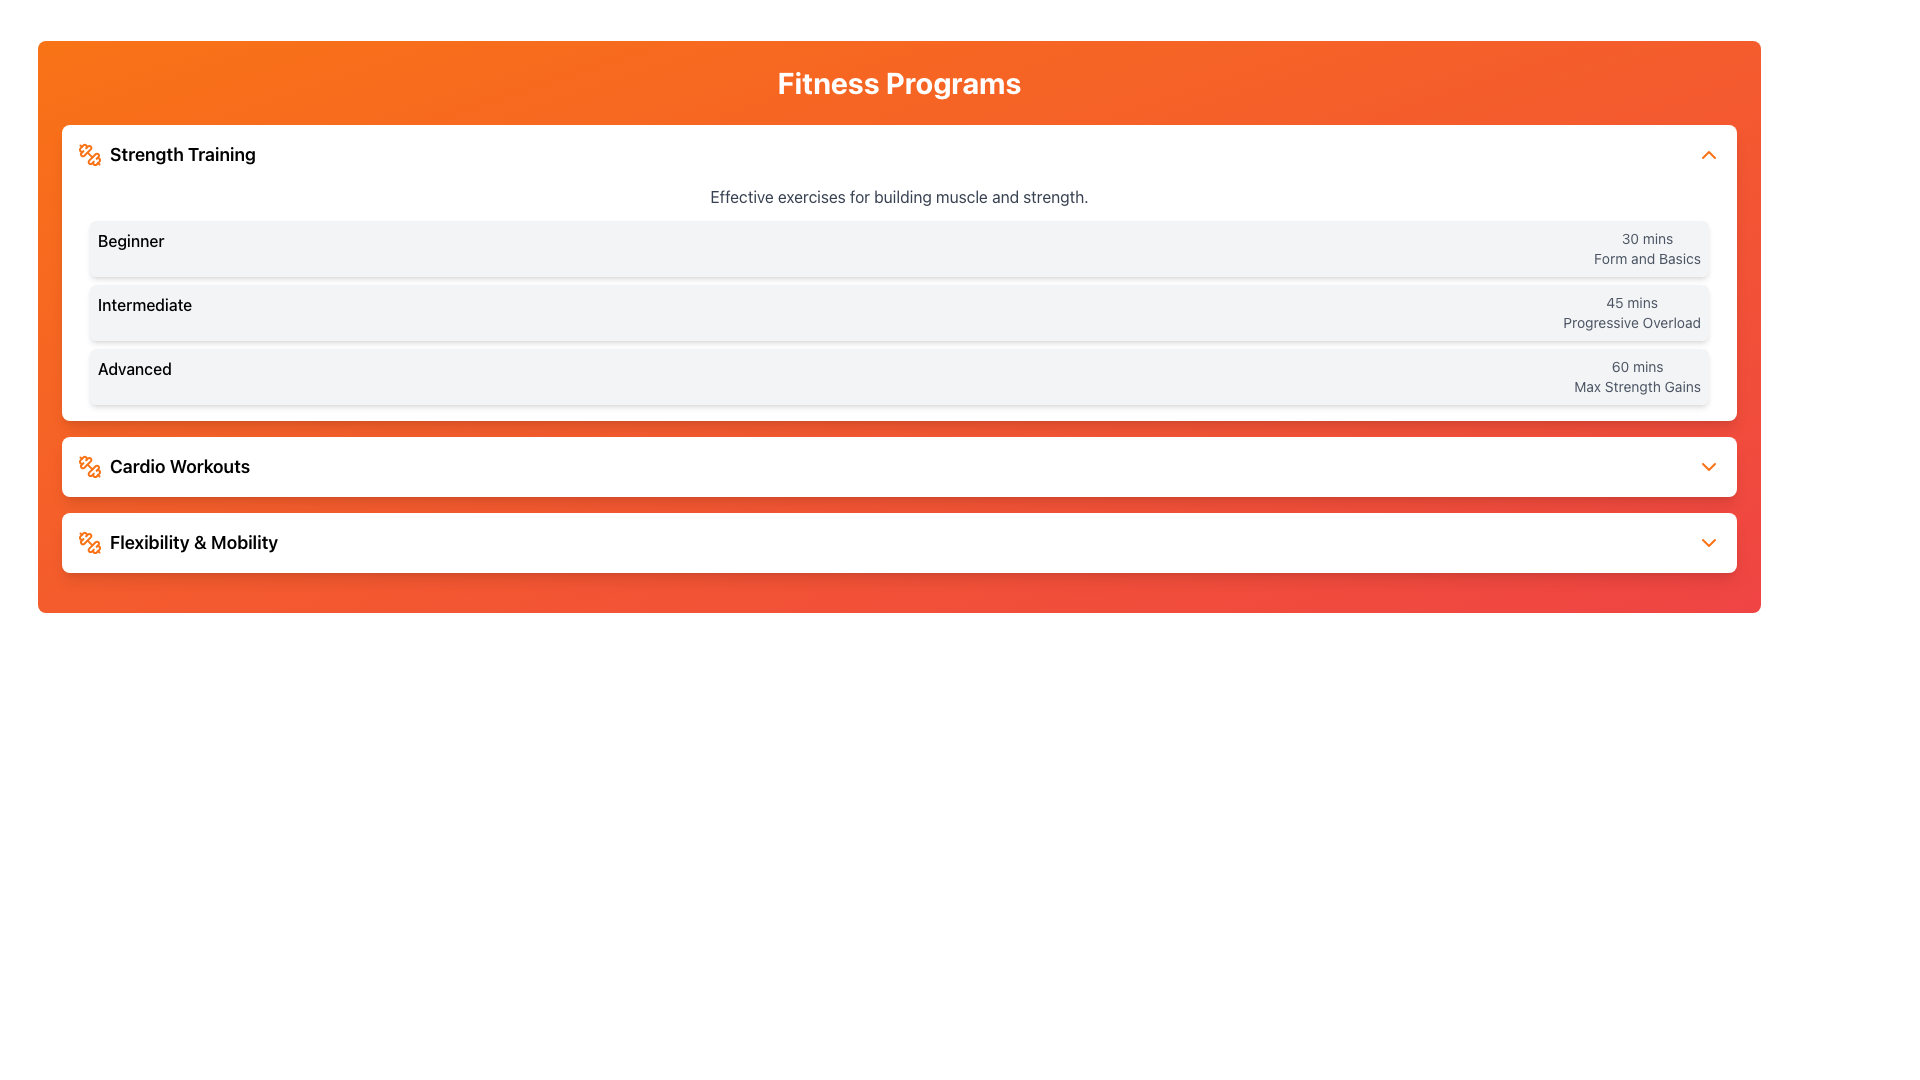 The image size is (1920, 1080). Describe the element at coordinates (1632, 303) in the screenshot. I see `the text label indicating the time duration for the 'Intermediate' subsection under 'Strength Training', positioned above 'Progressive Overload'` at that location.